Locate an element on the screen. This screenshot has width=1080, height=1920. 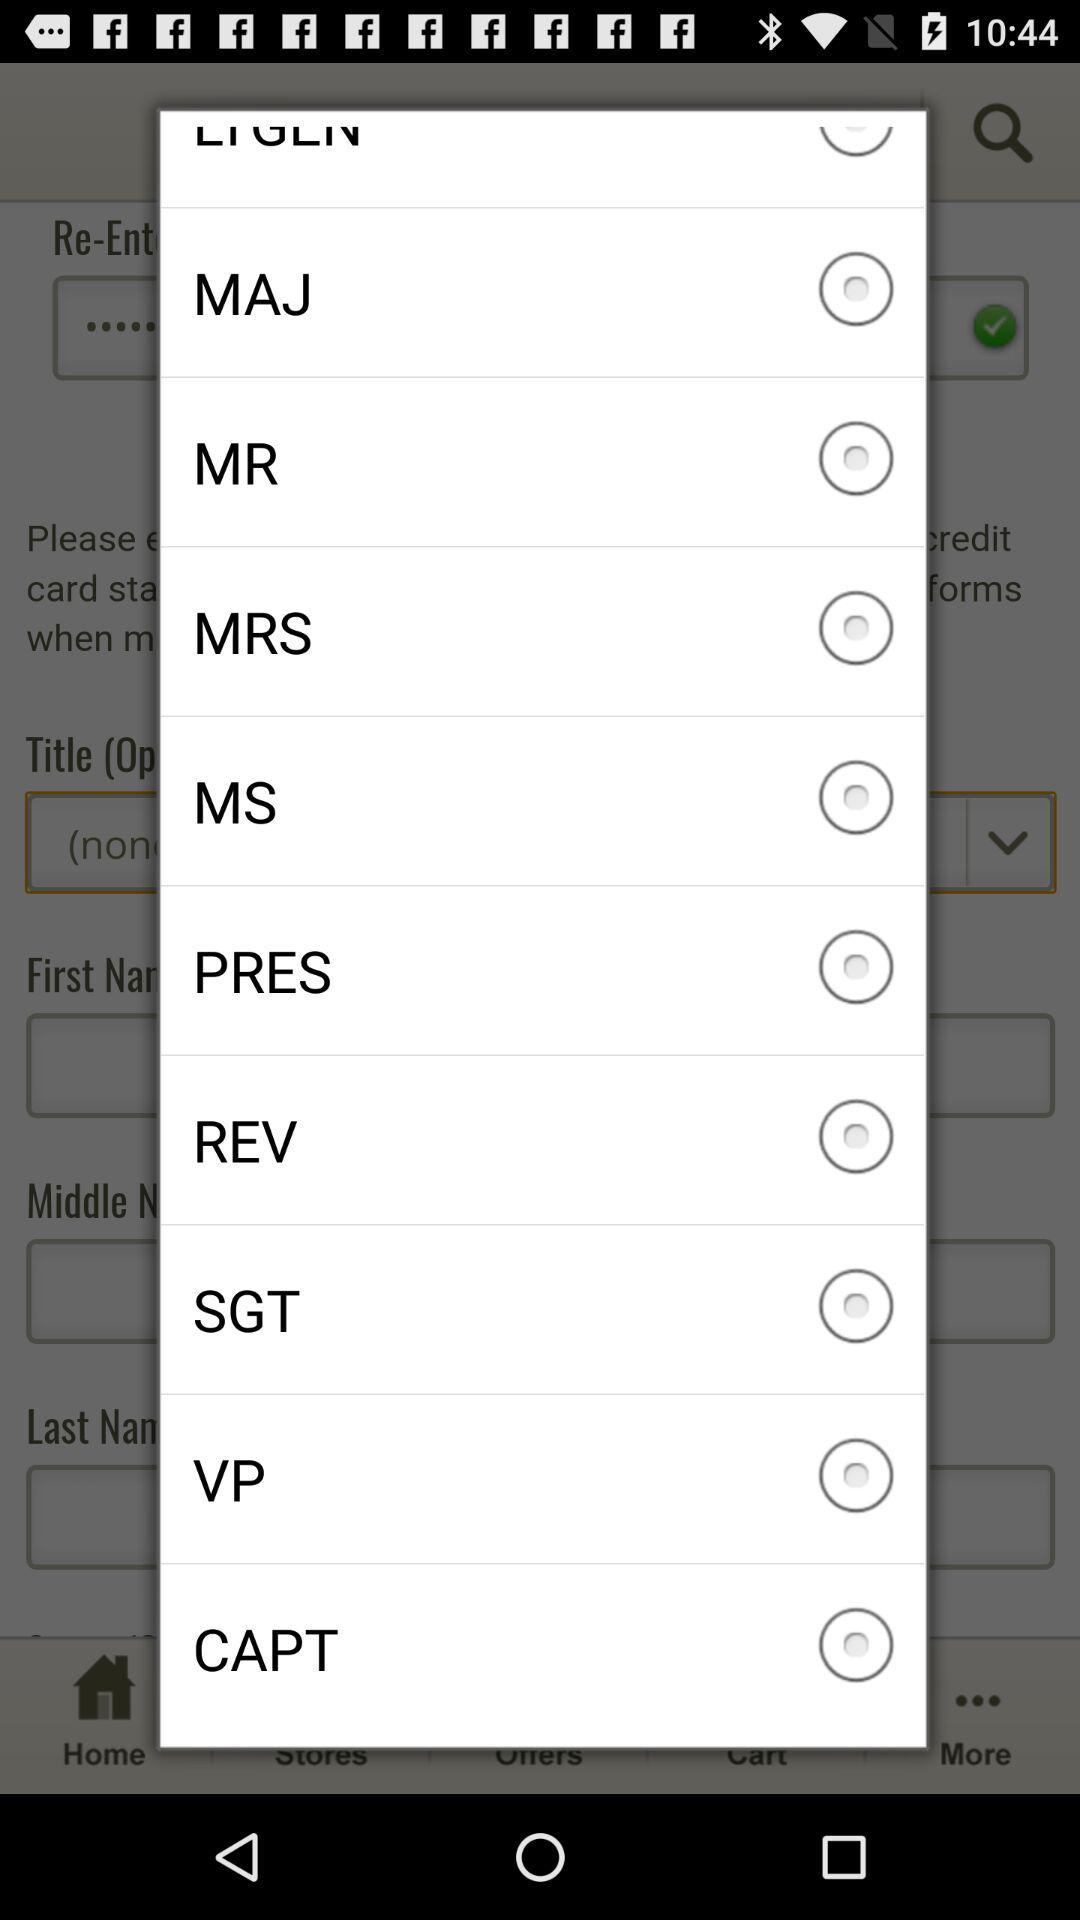
the ltgen item is located at coordinates (542, 166).